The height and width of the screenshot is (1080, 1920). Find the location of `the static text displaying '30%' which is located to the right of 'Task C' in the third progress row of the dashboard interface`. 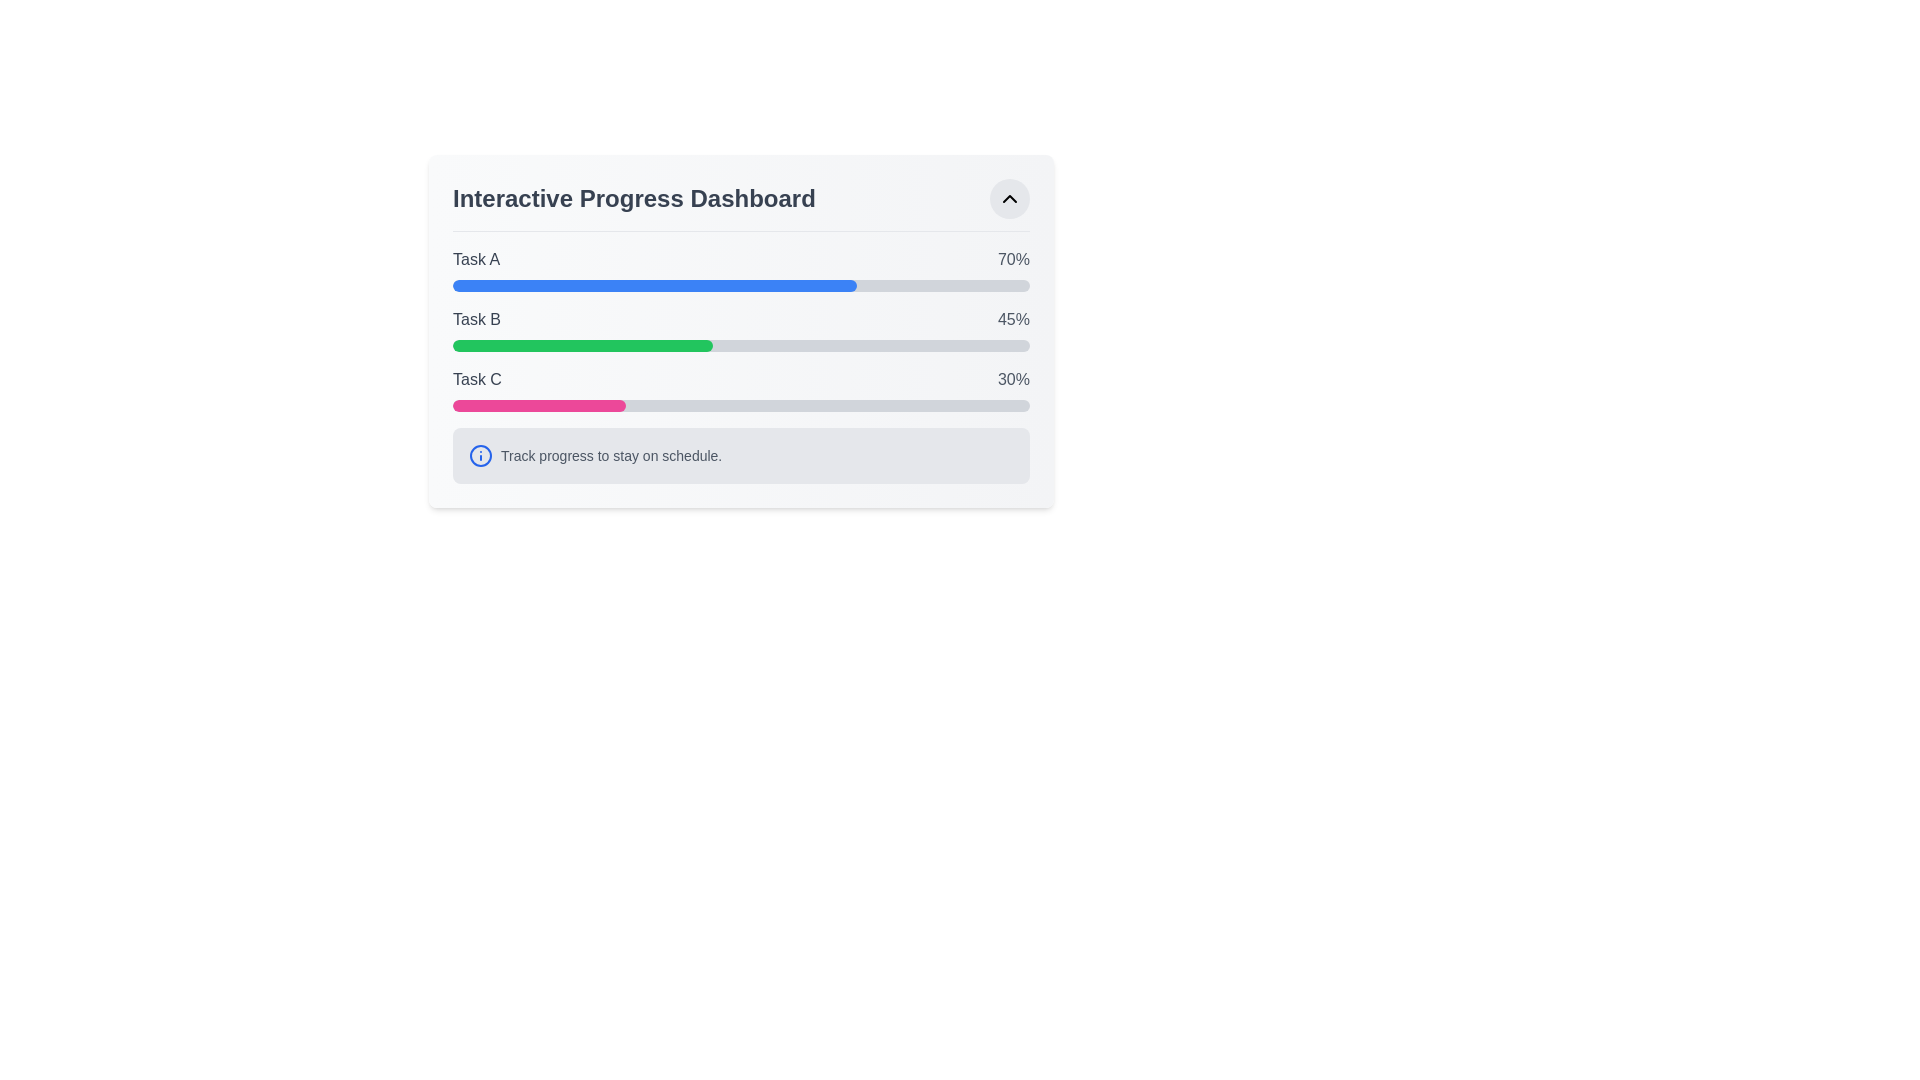

the static text displaying '30%' which is located to the right of 'Task C' in the third progress row of the dashboard interface is located at coordinates (1013, 380).